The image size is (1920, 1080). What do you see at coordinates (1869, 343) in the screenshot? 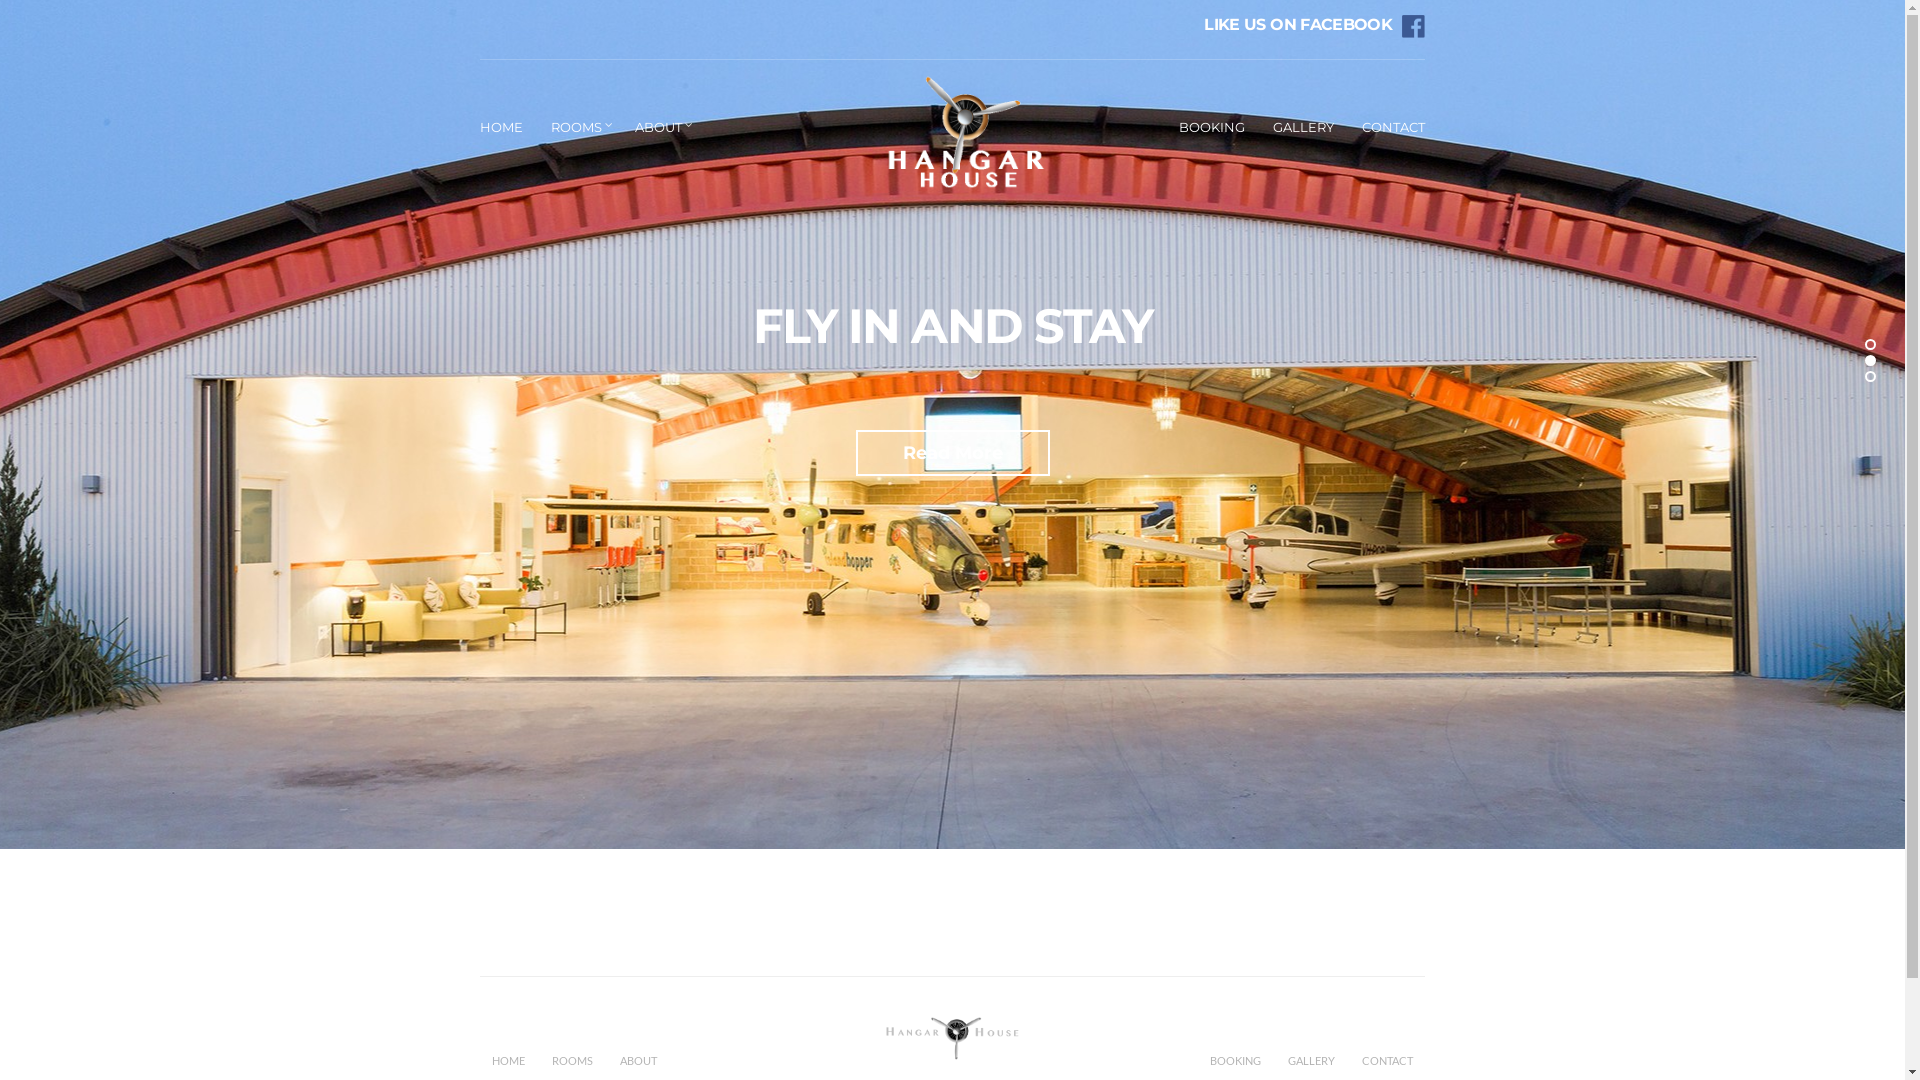
I see `'1'` at bounding box center [1869, 343].